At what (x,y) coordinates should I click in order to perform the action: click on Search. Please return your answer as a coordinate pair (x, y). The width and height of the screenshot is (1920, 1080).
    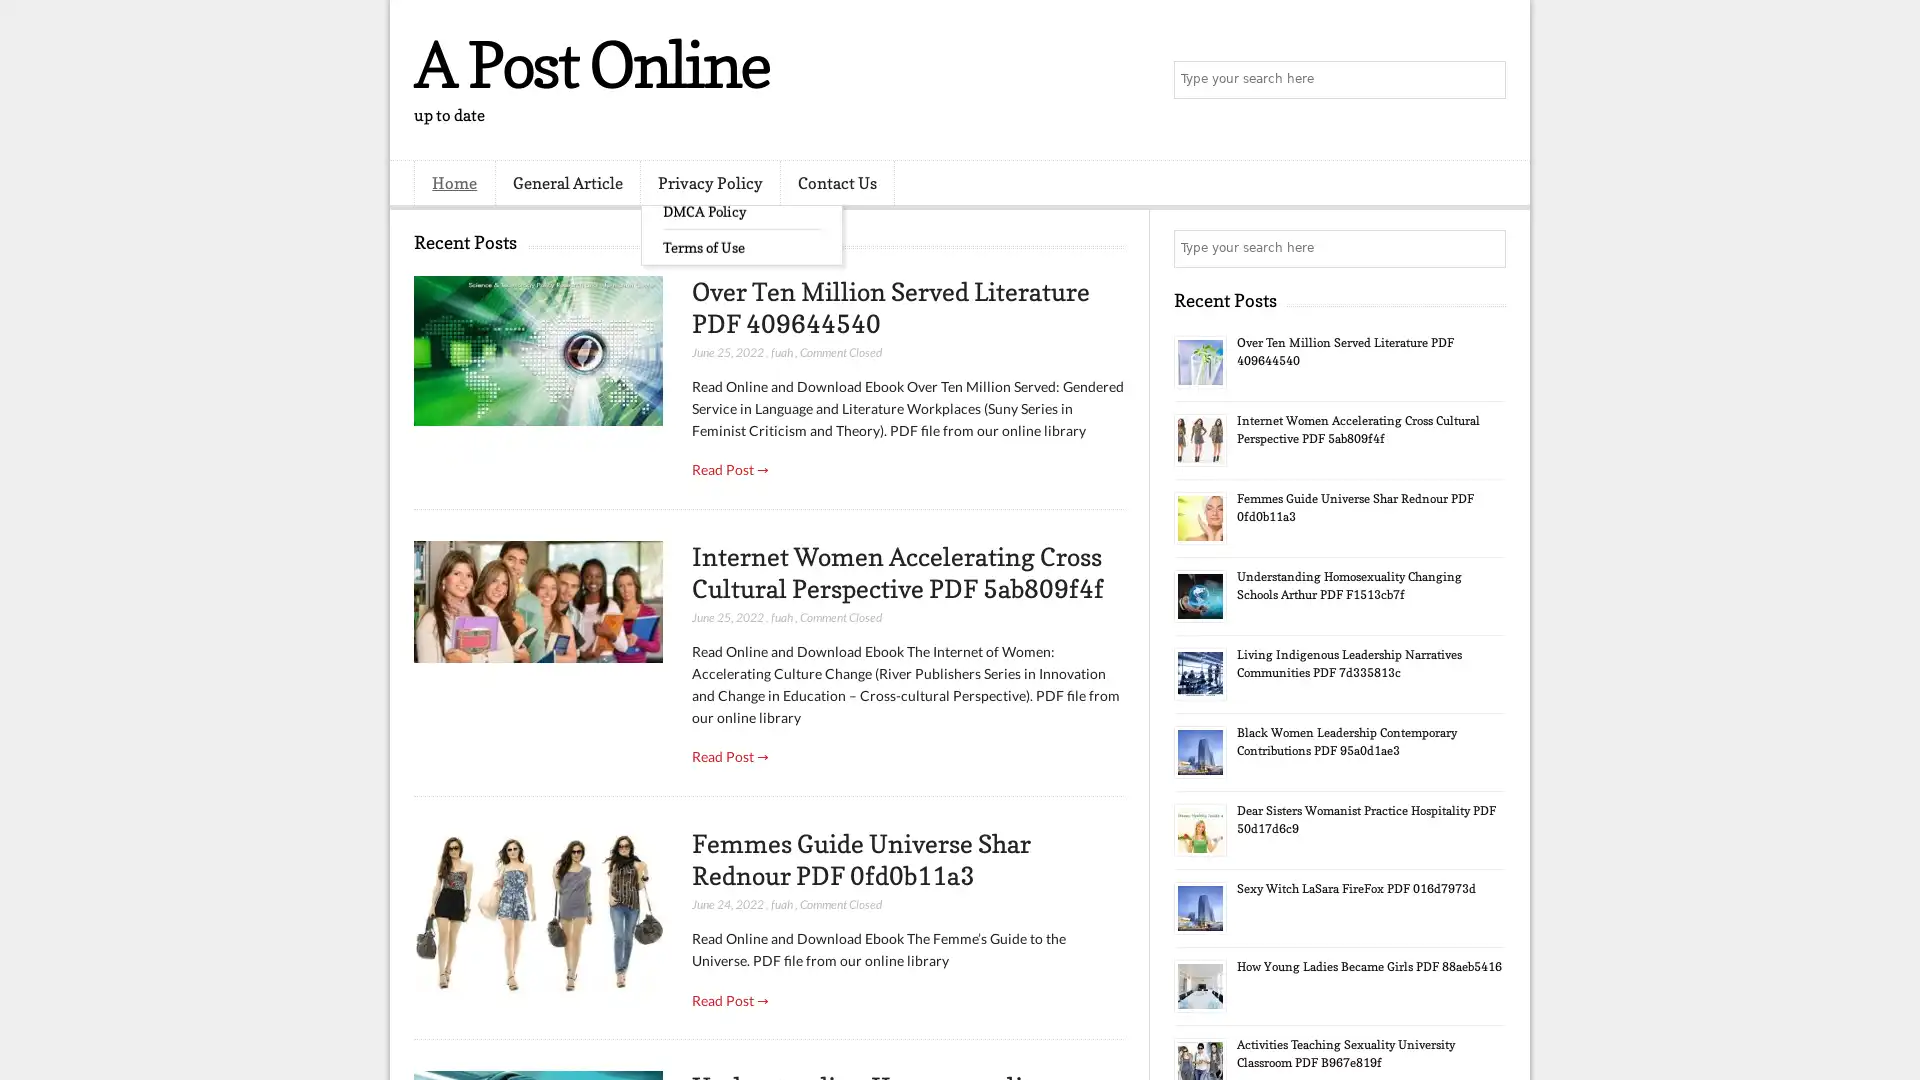
    Looking at the image, I should click on (1485, 248).